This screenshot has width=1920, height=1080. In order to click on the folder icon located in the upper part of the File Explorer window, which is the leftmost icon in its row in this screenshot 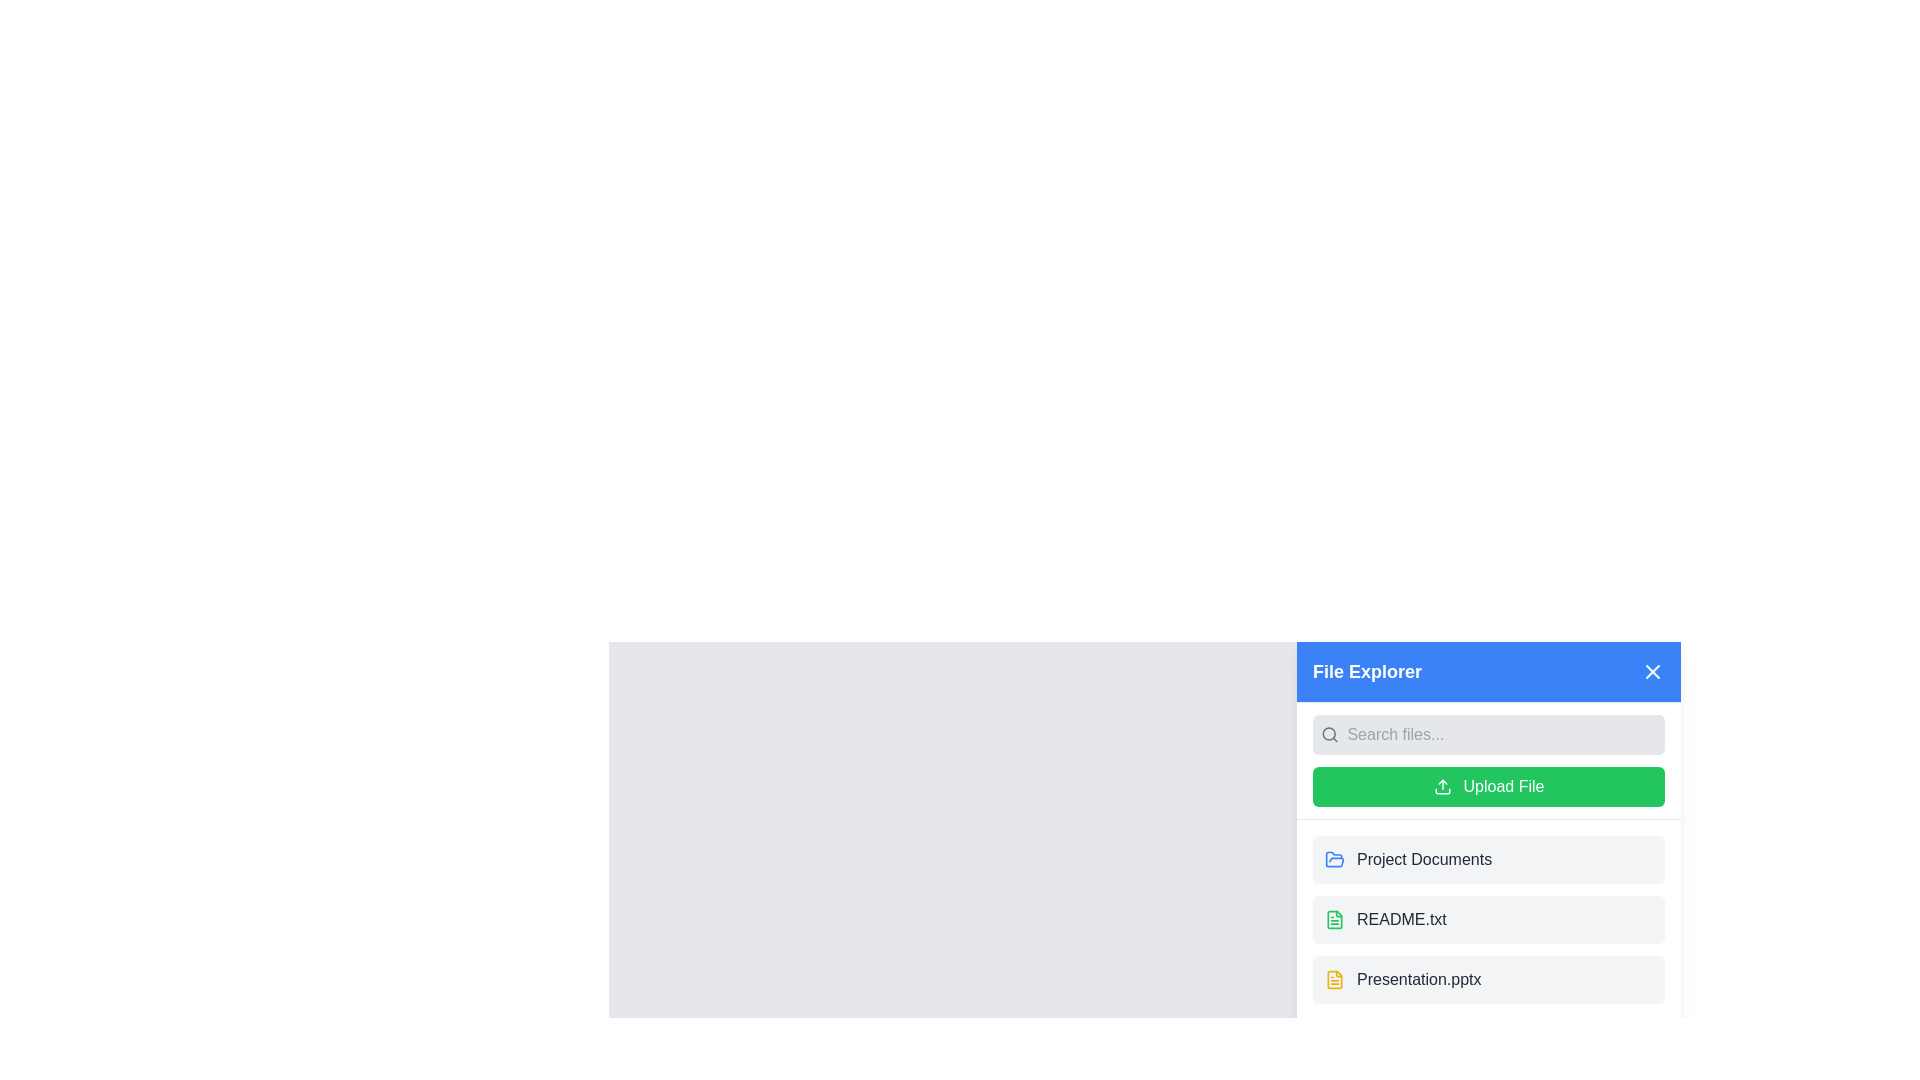, I will do `click(1334, 858)`.